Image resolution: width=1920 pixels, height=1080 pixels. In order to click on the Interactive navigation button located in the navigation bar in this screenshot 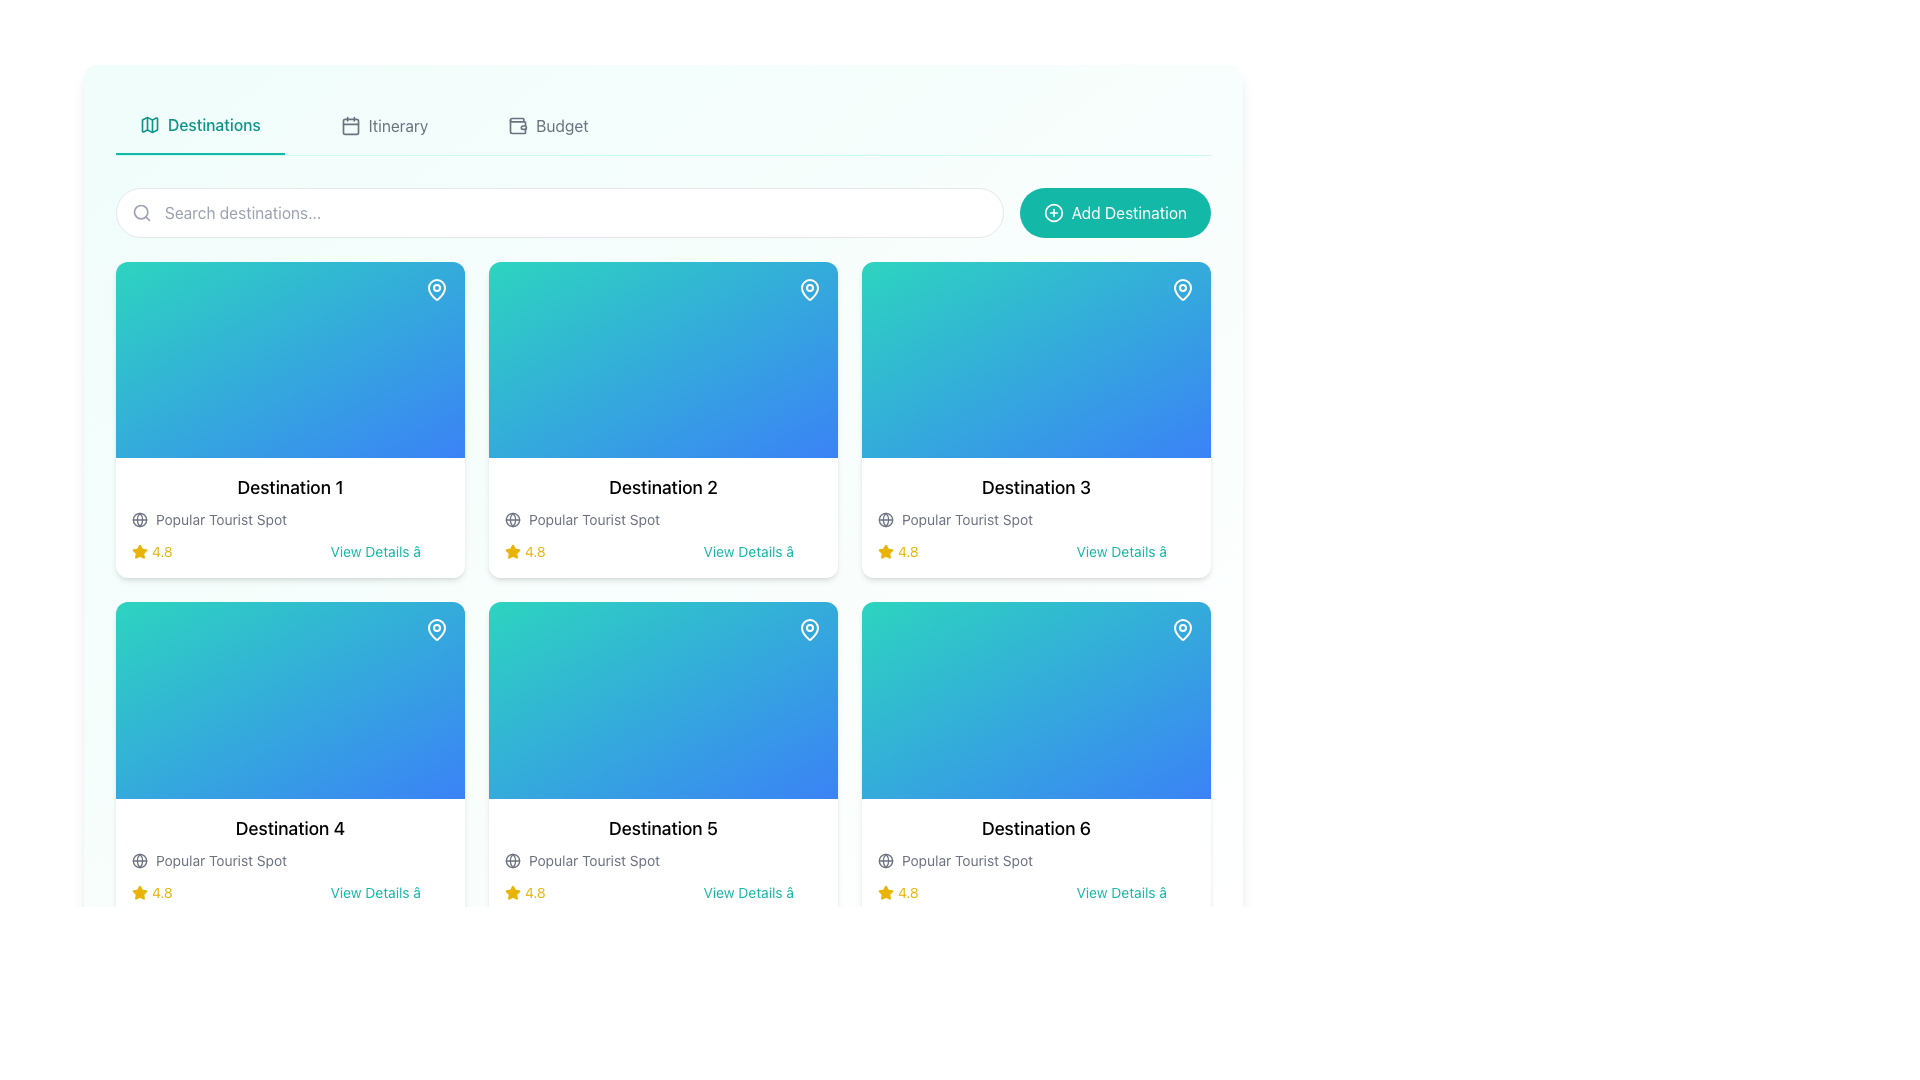, I will do `click(384, 126)`.